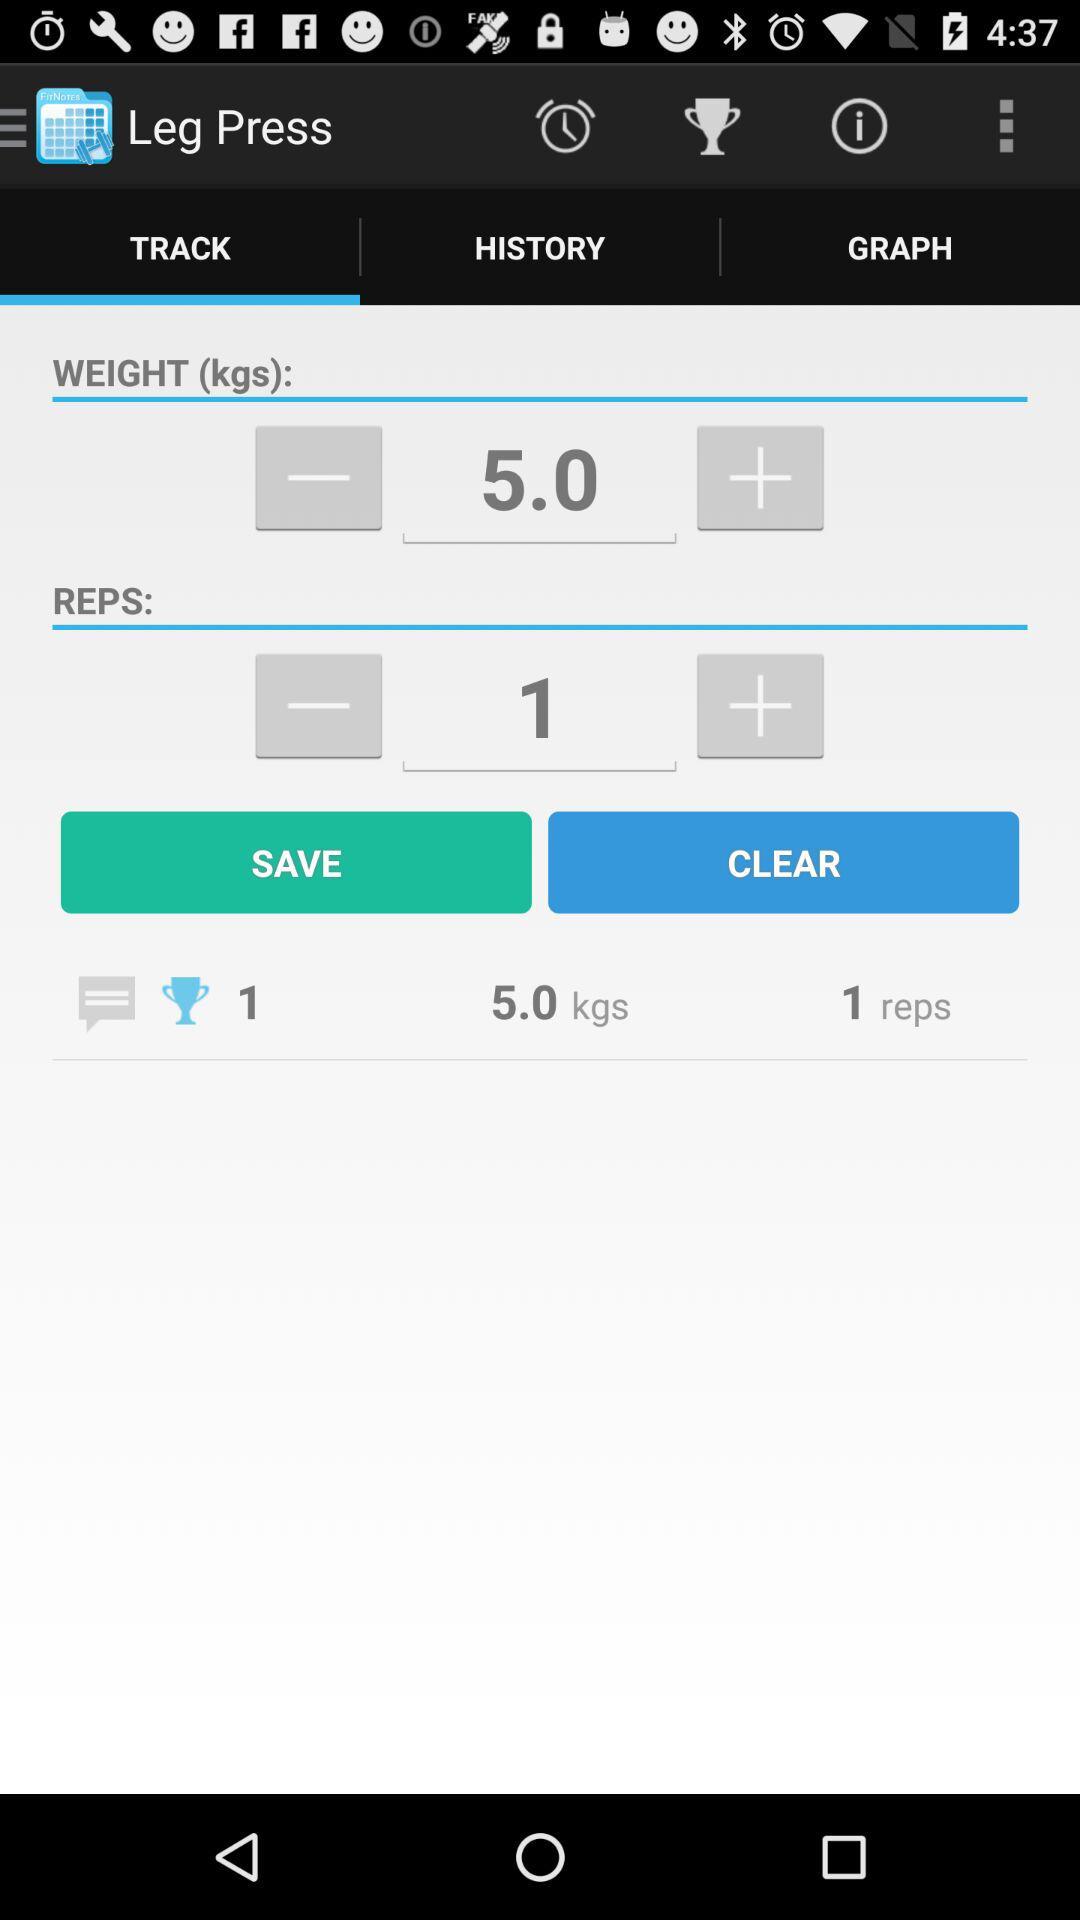 The width and height of the screenshot is (1080, 1920). Describe the element at coordinates (317, 754) in the screenshot. I see `the minus icon` at that location.